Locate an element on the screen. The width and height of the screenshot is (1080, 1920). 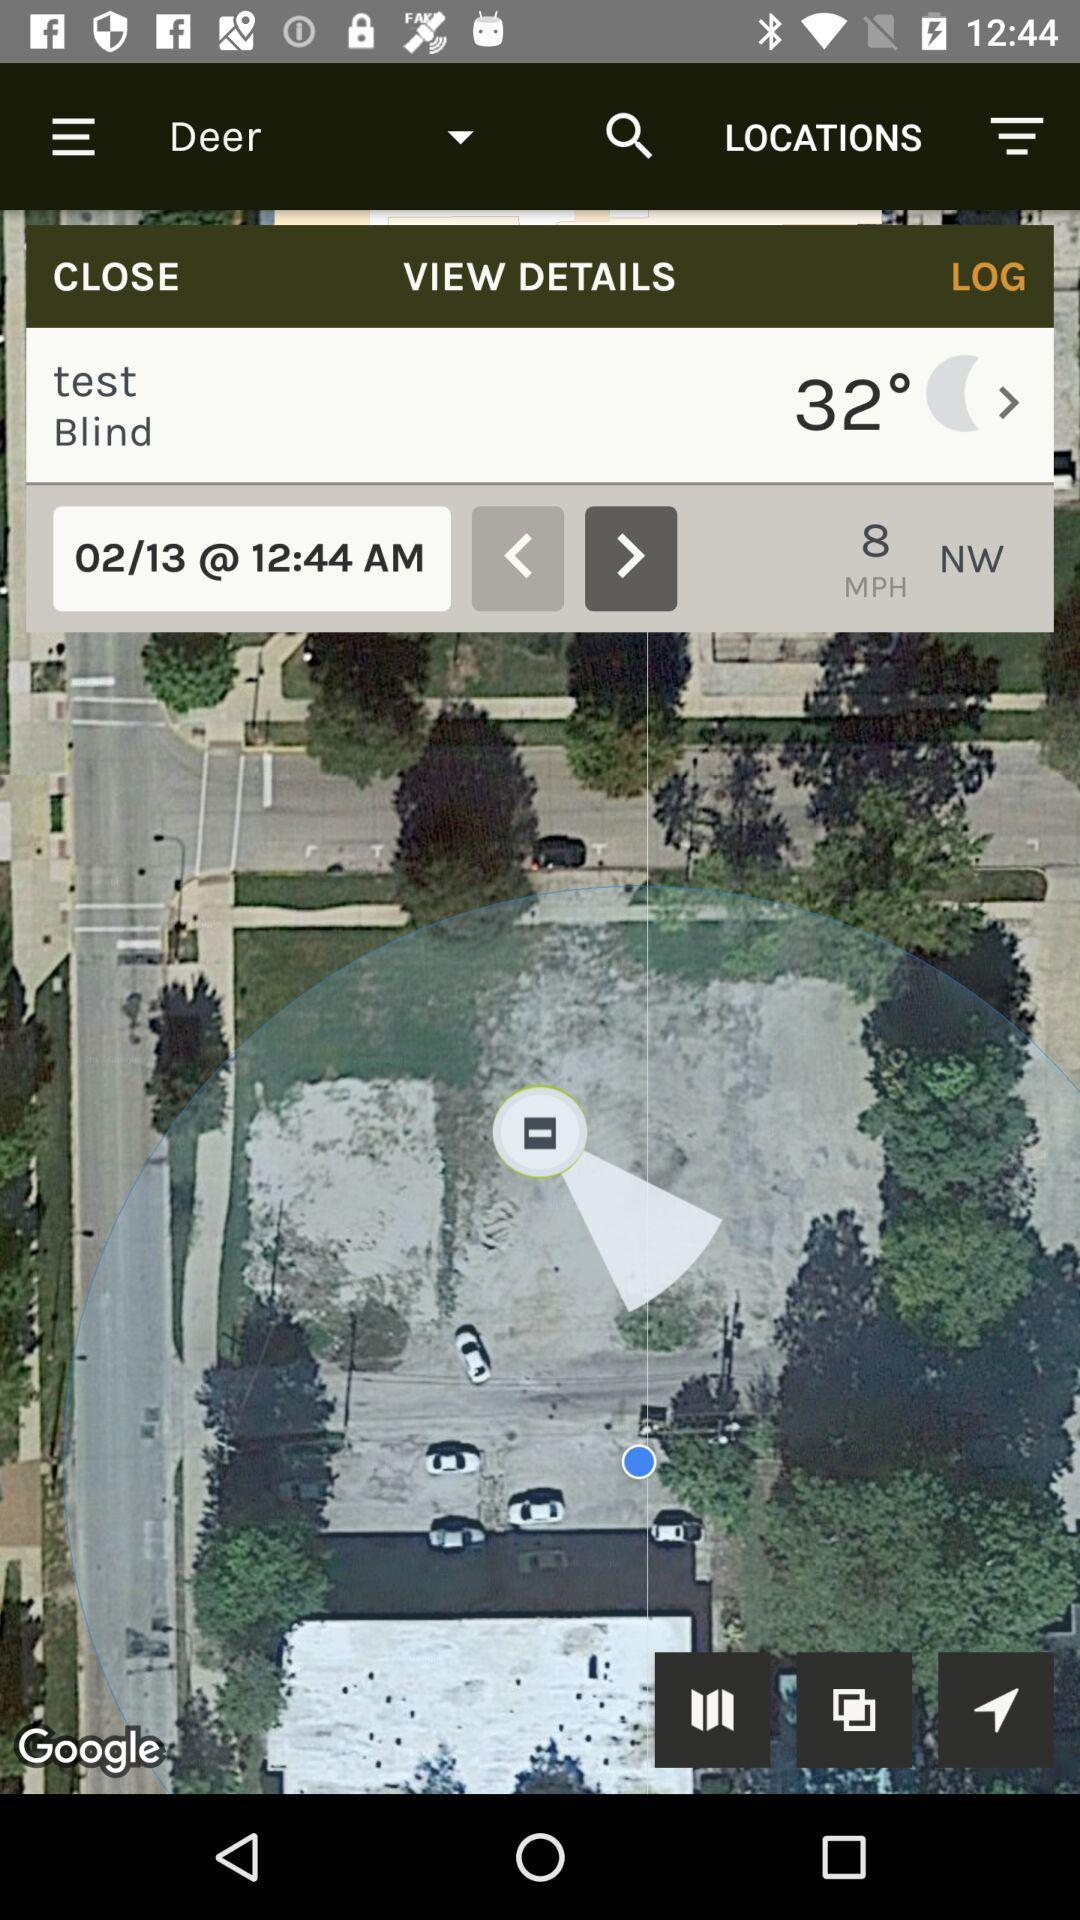
selected button is located at coordinates (711, 1708).